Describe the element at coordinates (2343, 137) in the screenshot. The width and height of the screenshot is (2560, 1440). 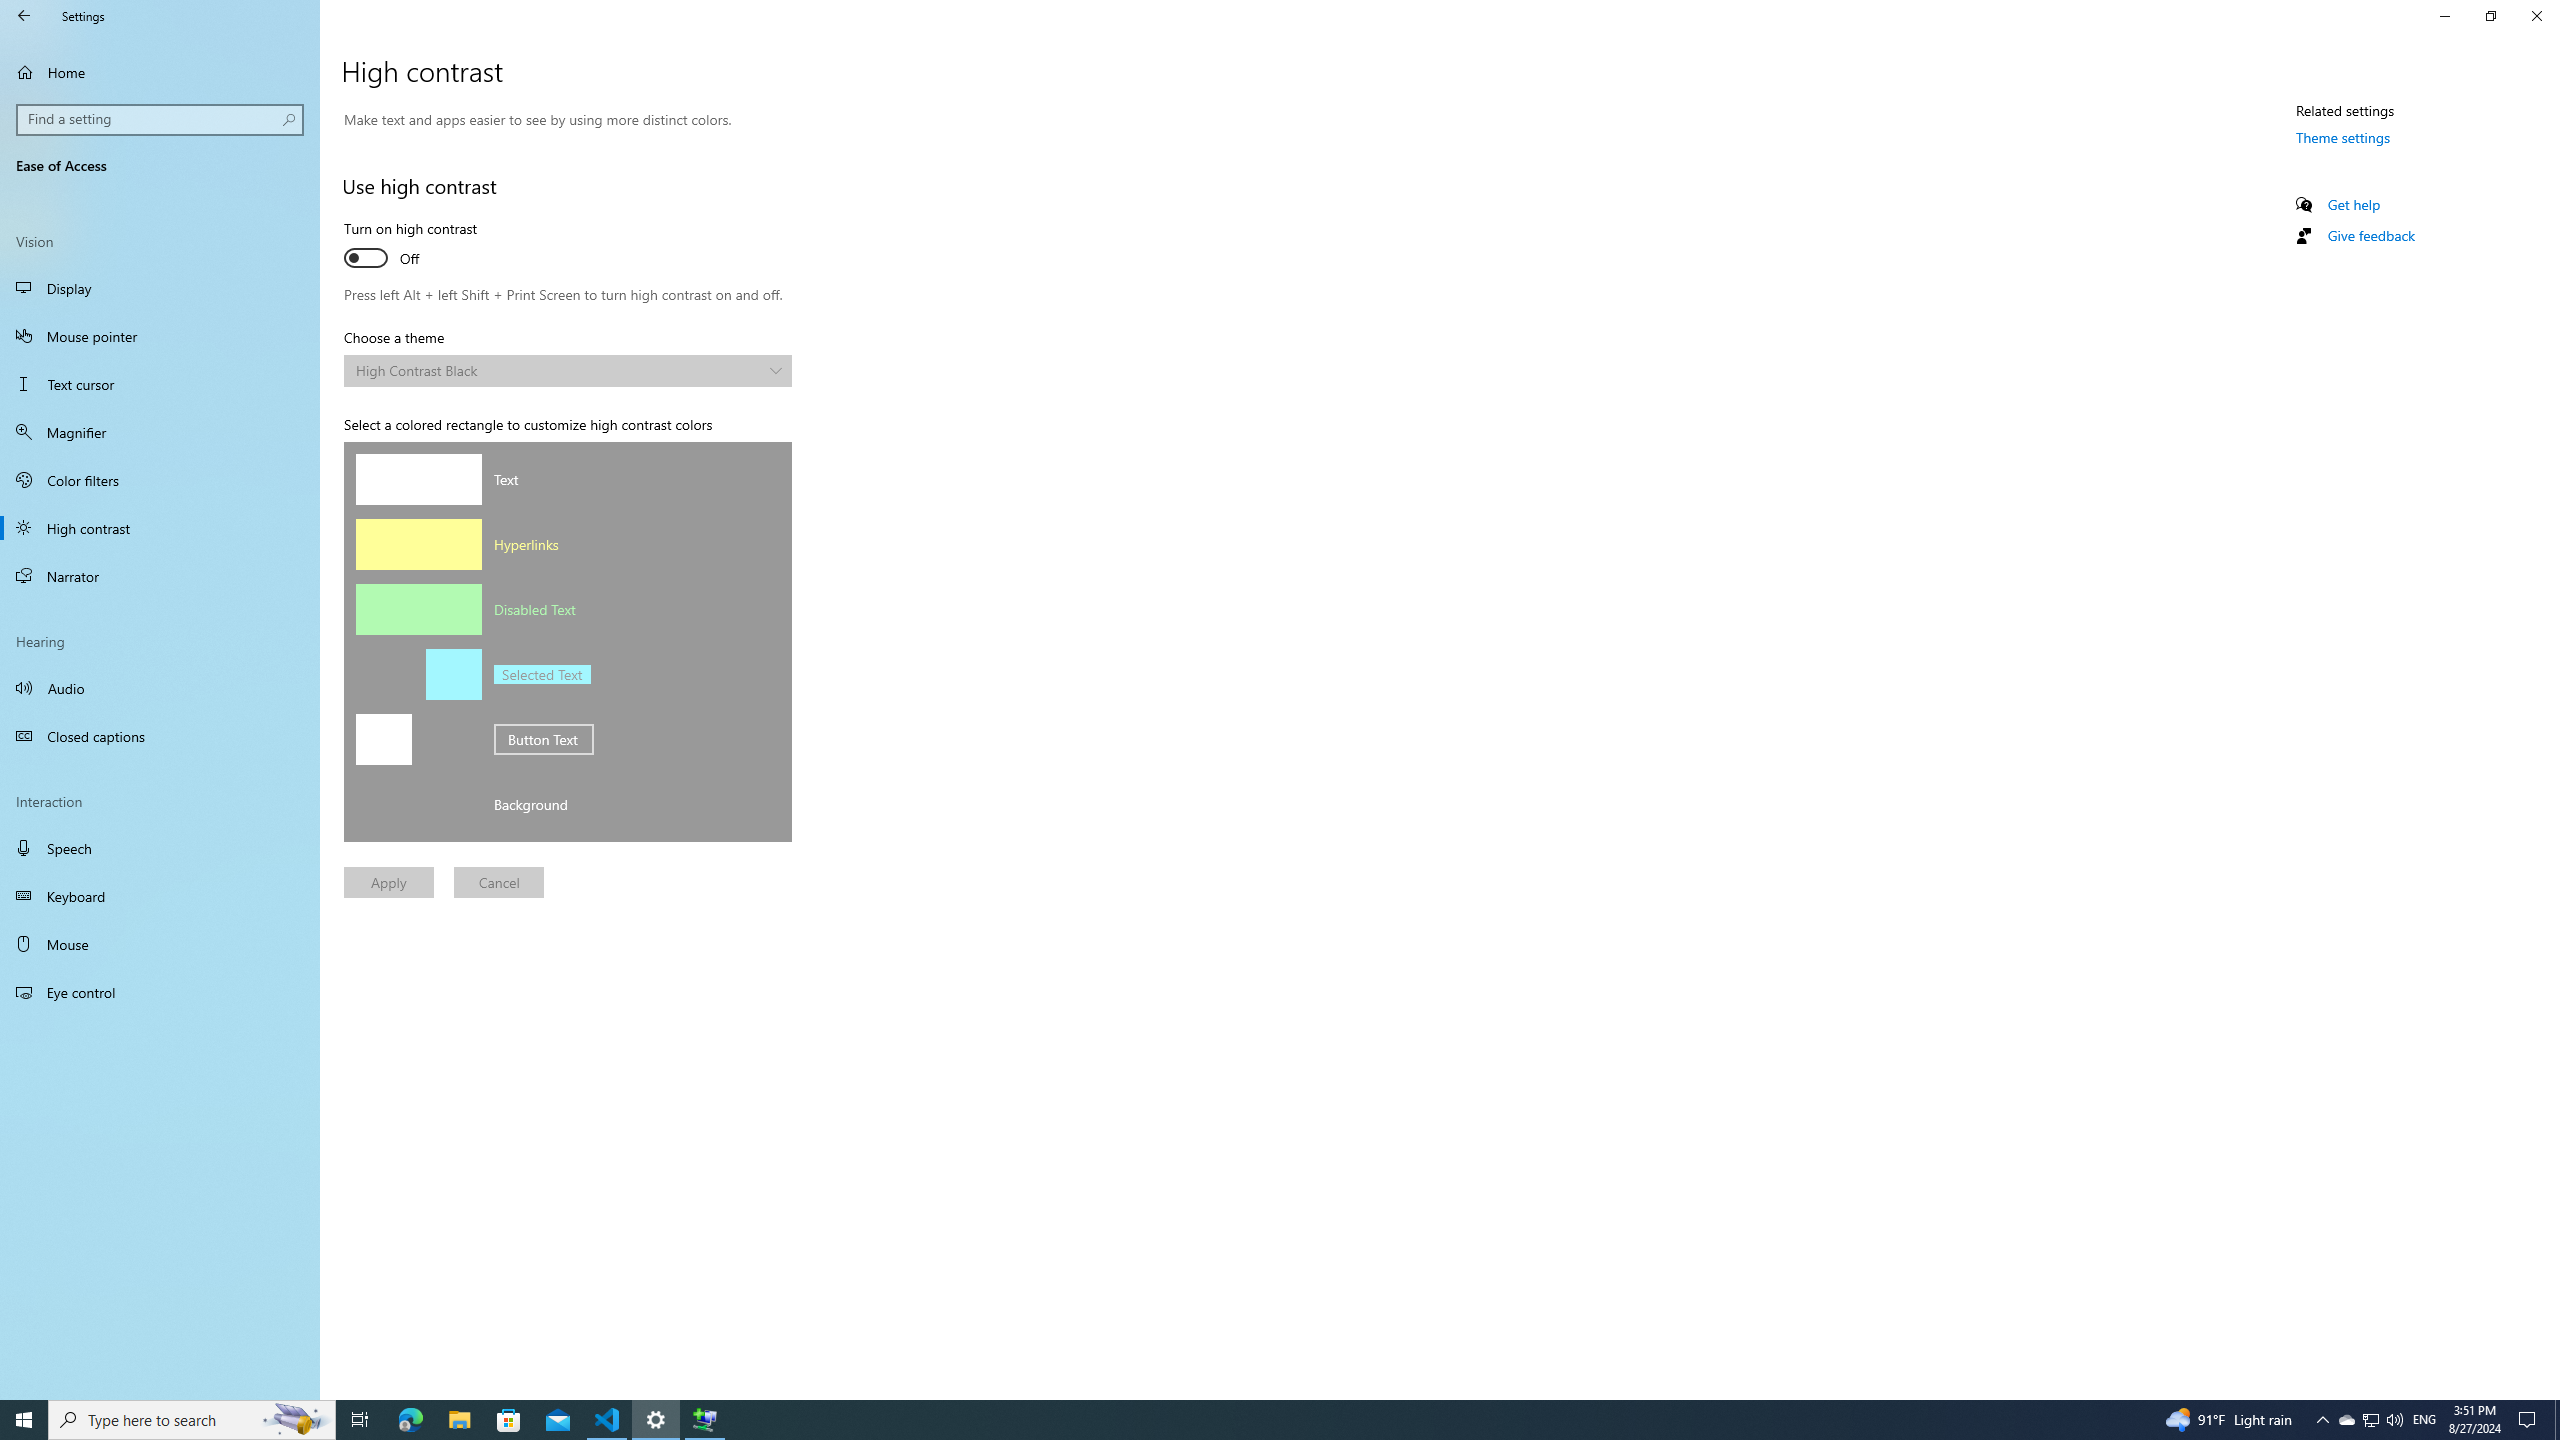
I see `'Theme settings'` at that location.